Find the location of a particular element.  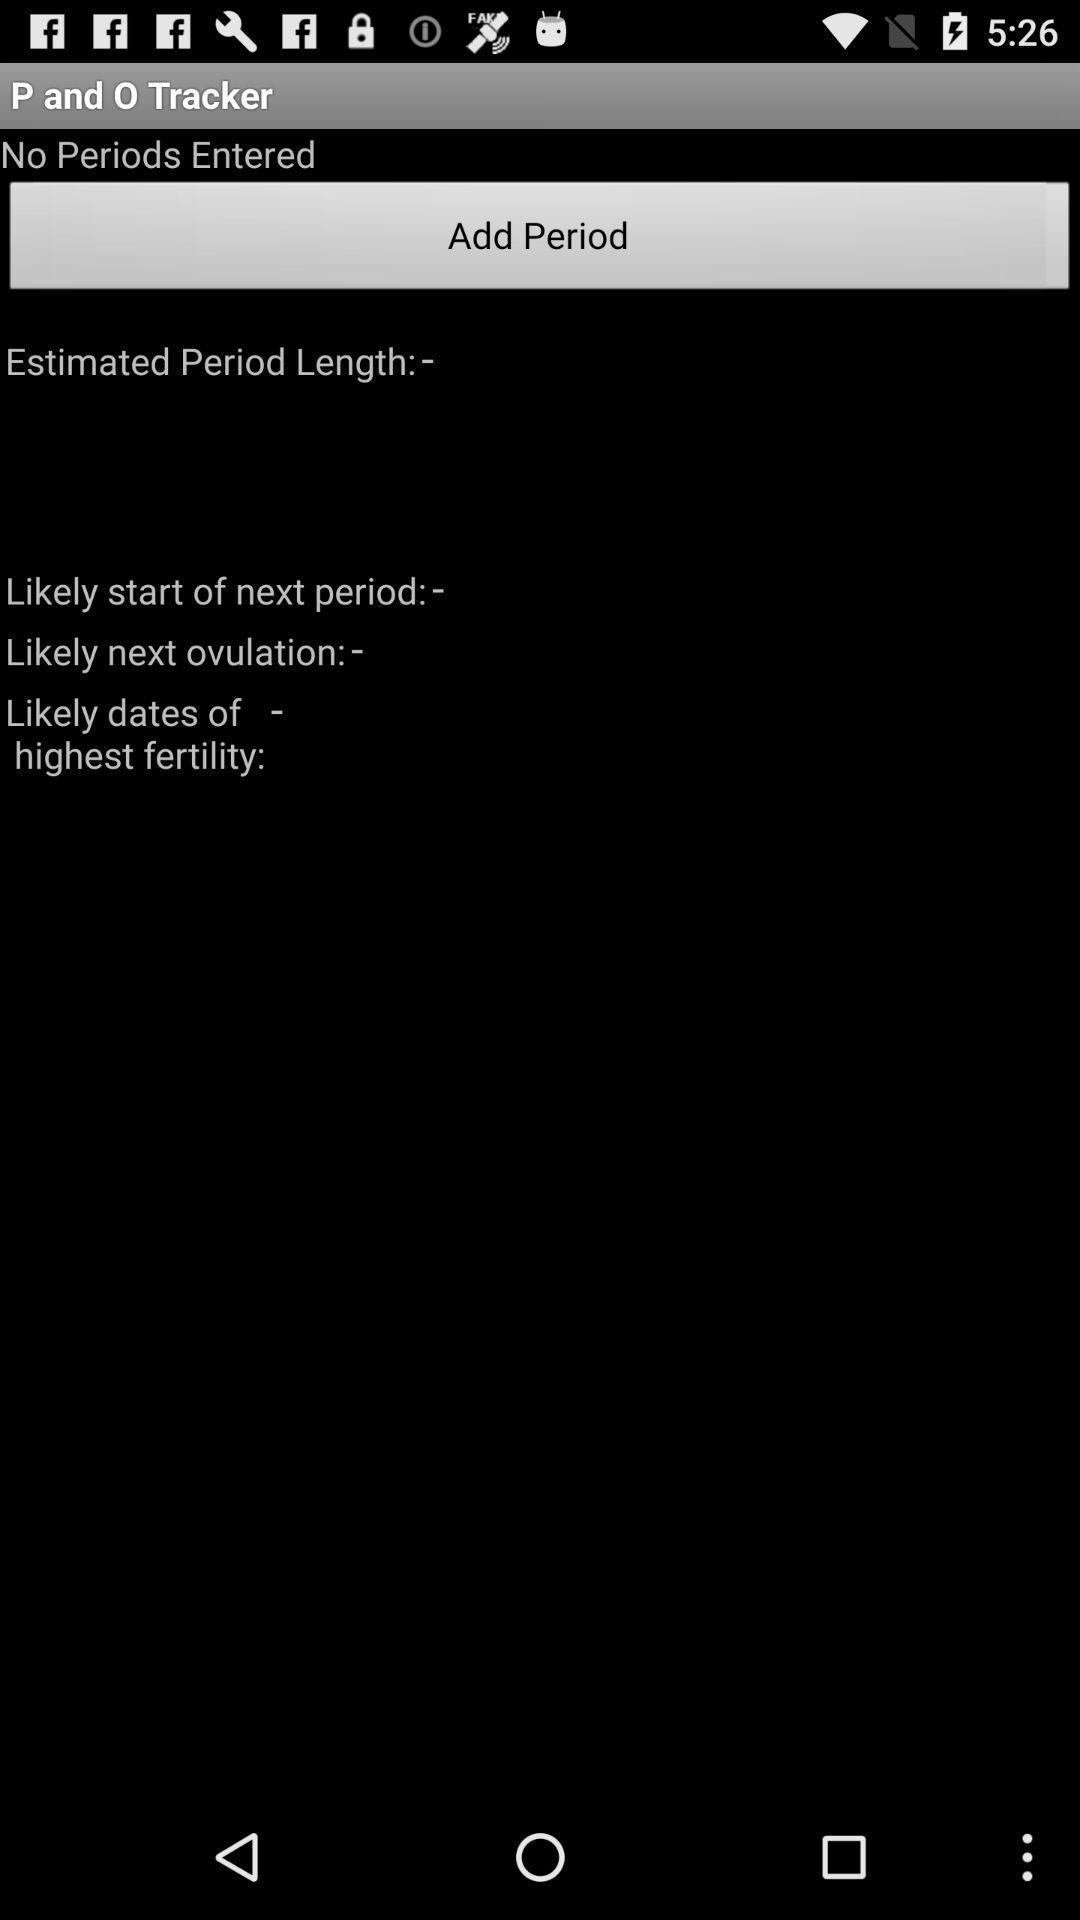

the icon above the - is located at coordinates (540, 240).